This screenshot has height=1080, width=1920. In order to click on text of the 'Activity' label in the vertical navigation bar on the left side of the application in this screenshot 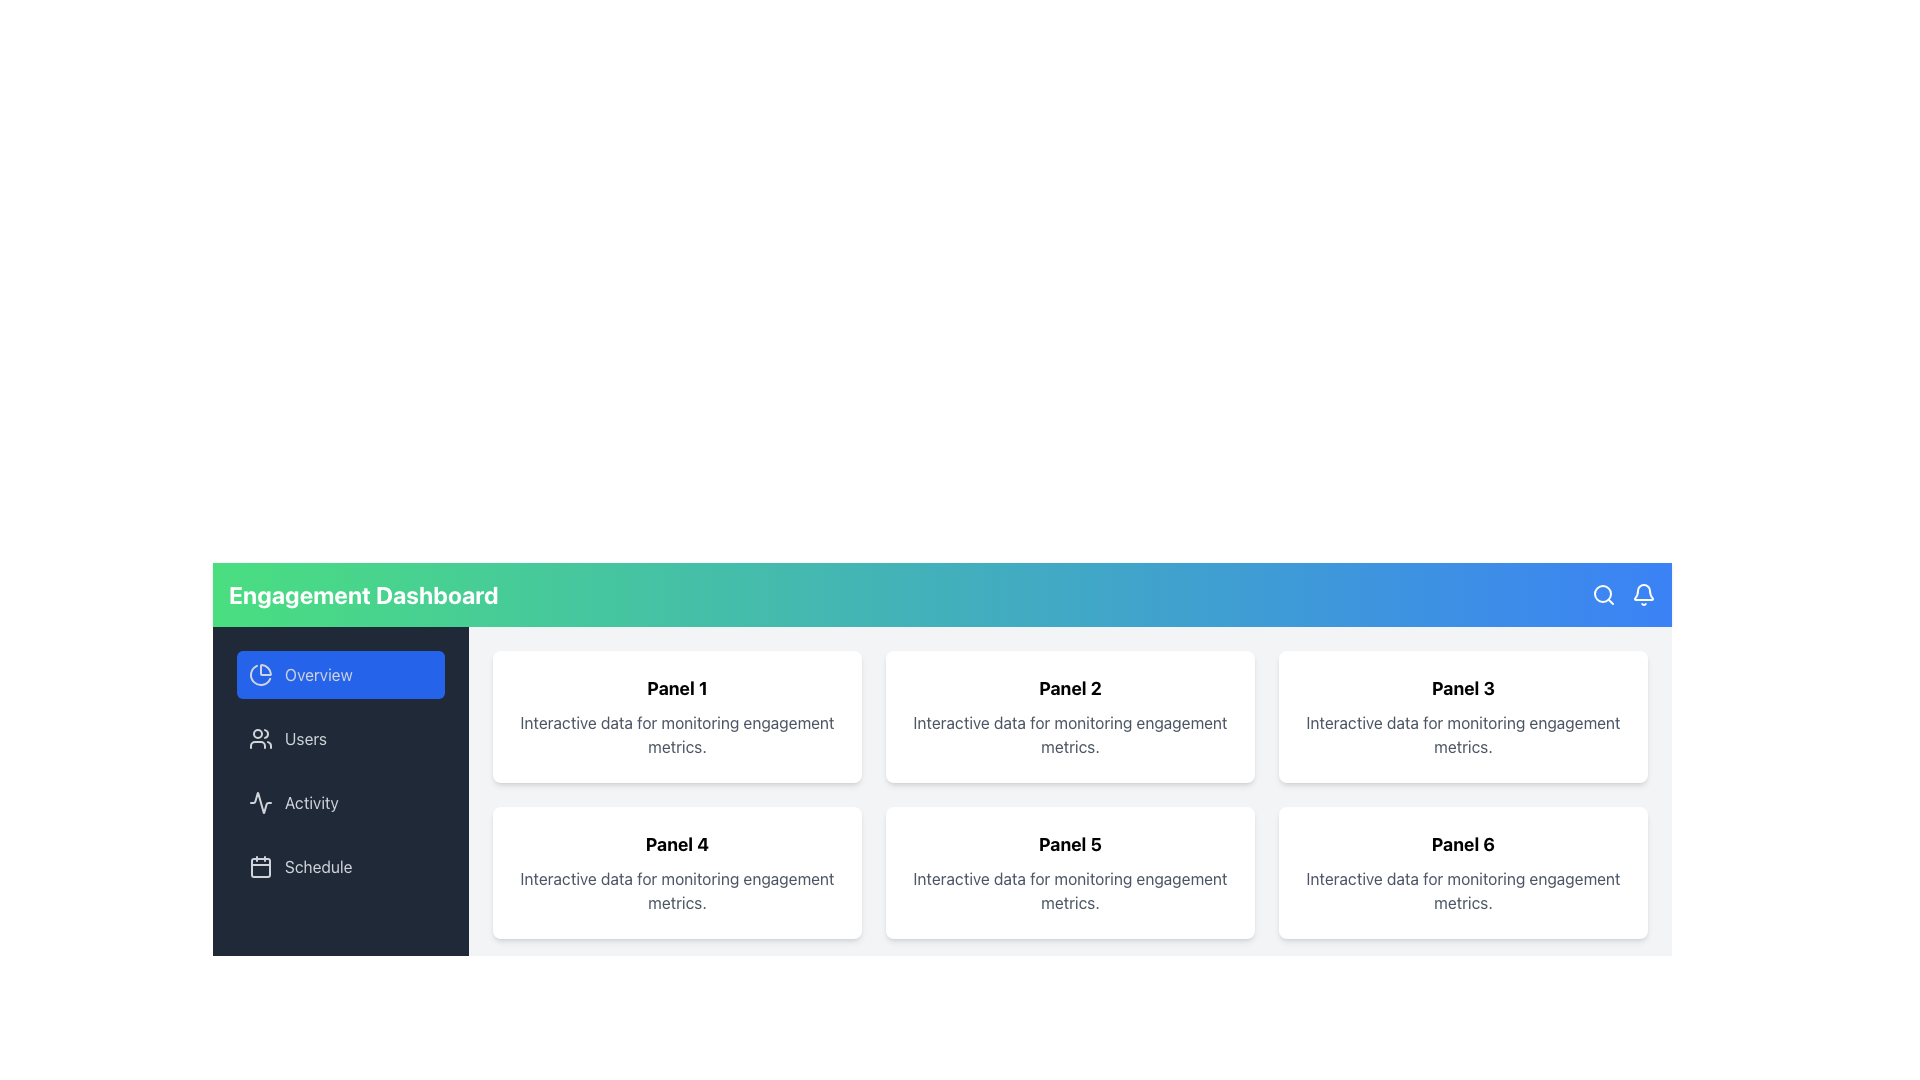, I will do `click(311, 801)`.